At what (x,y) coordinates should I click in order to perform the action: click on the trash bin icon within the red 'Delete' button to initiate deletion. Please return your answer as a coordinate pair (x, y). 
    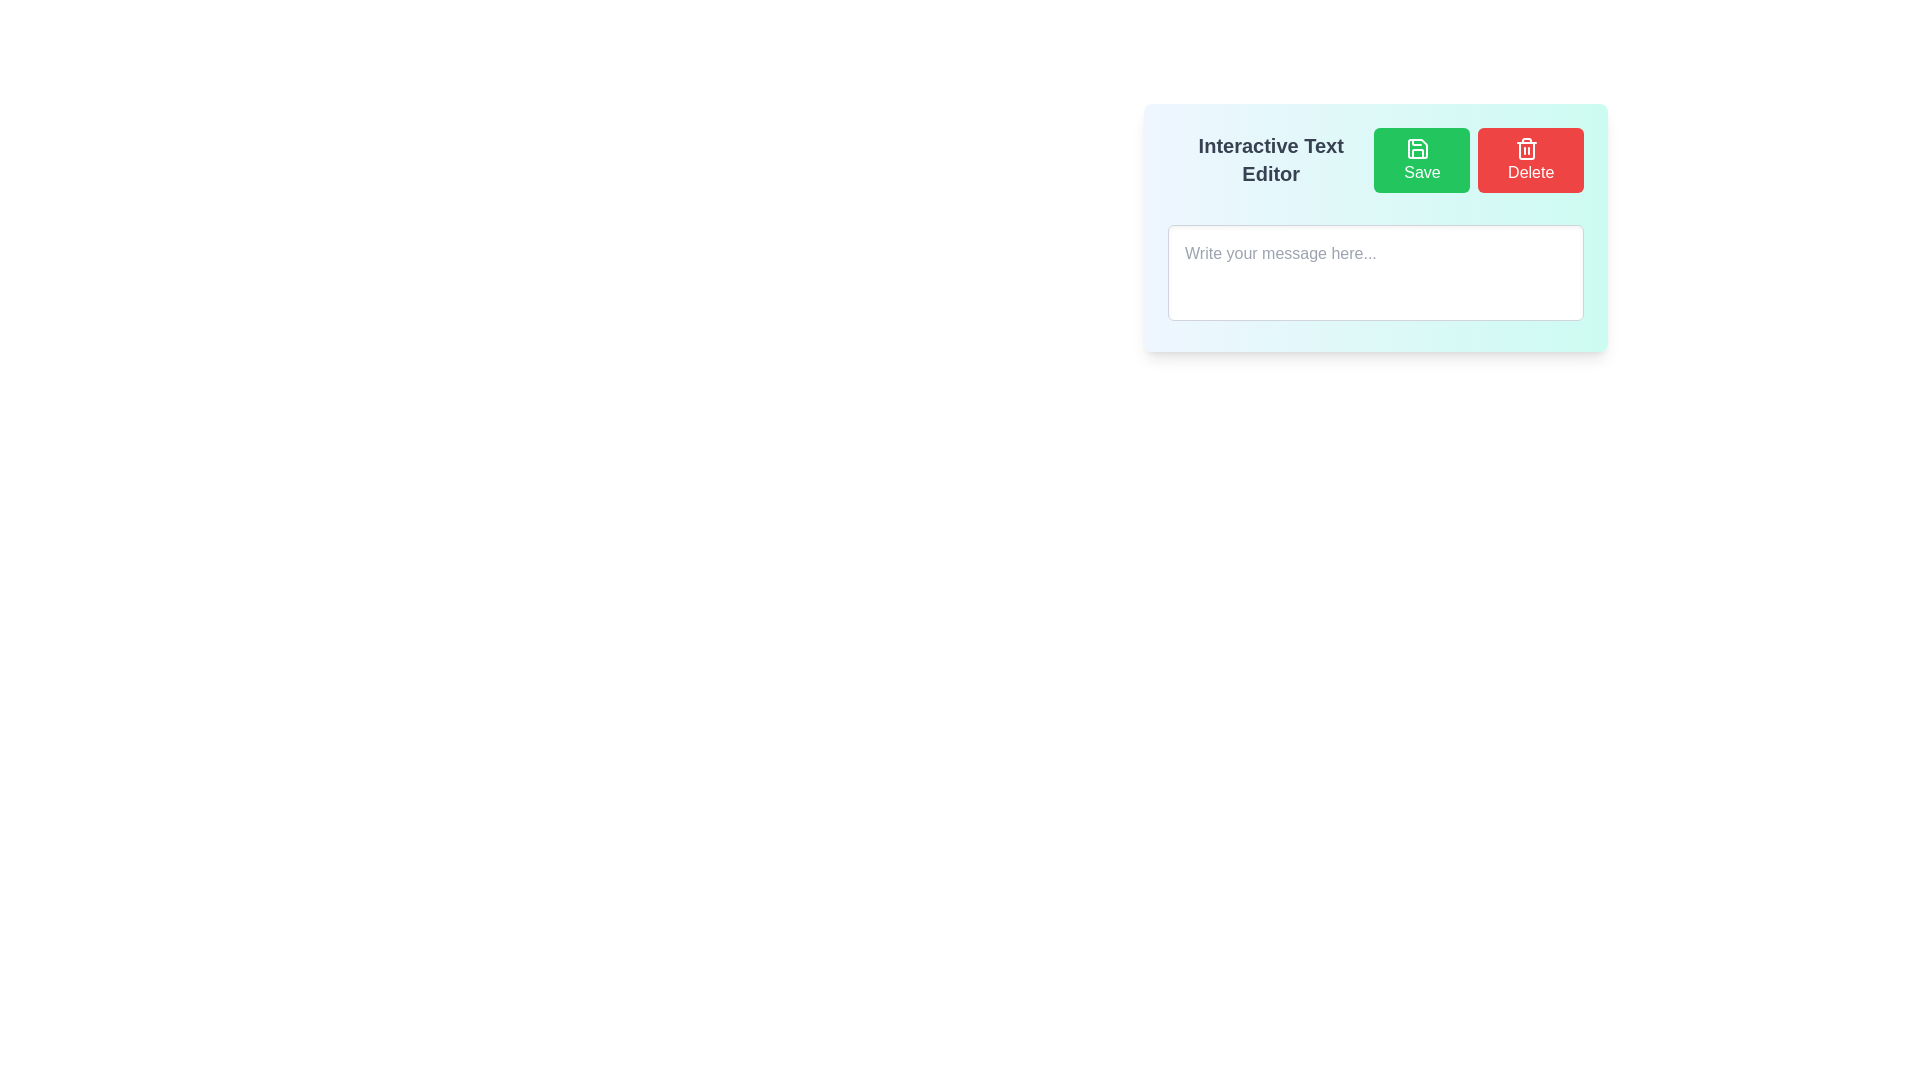
    Looking at the image, I should click on (1526, 147).